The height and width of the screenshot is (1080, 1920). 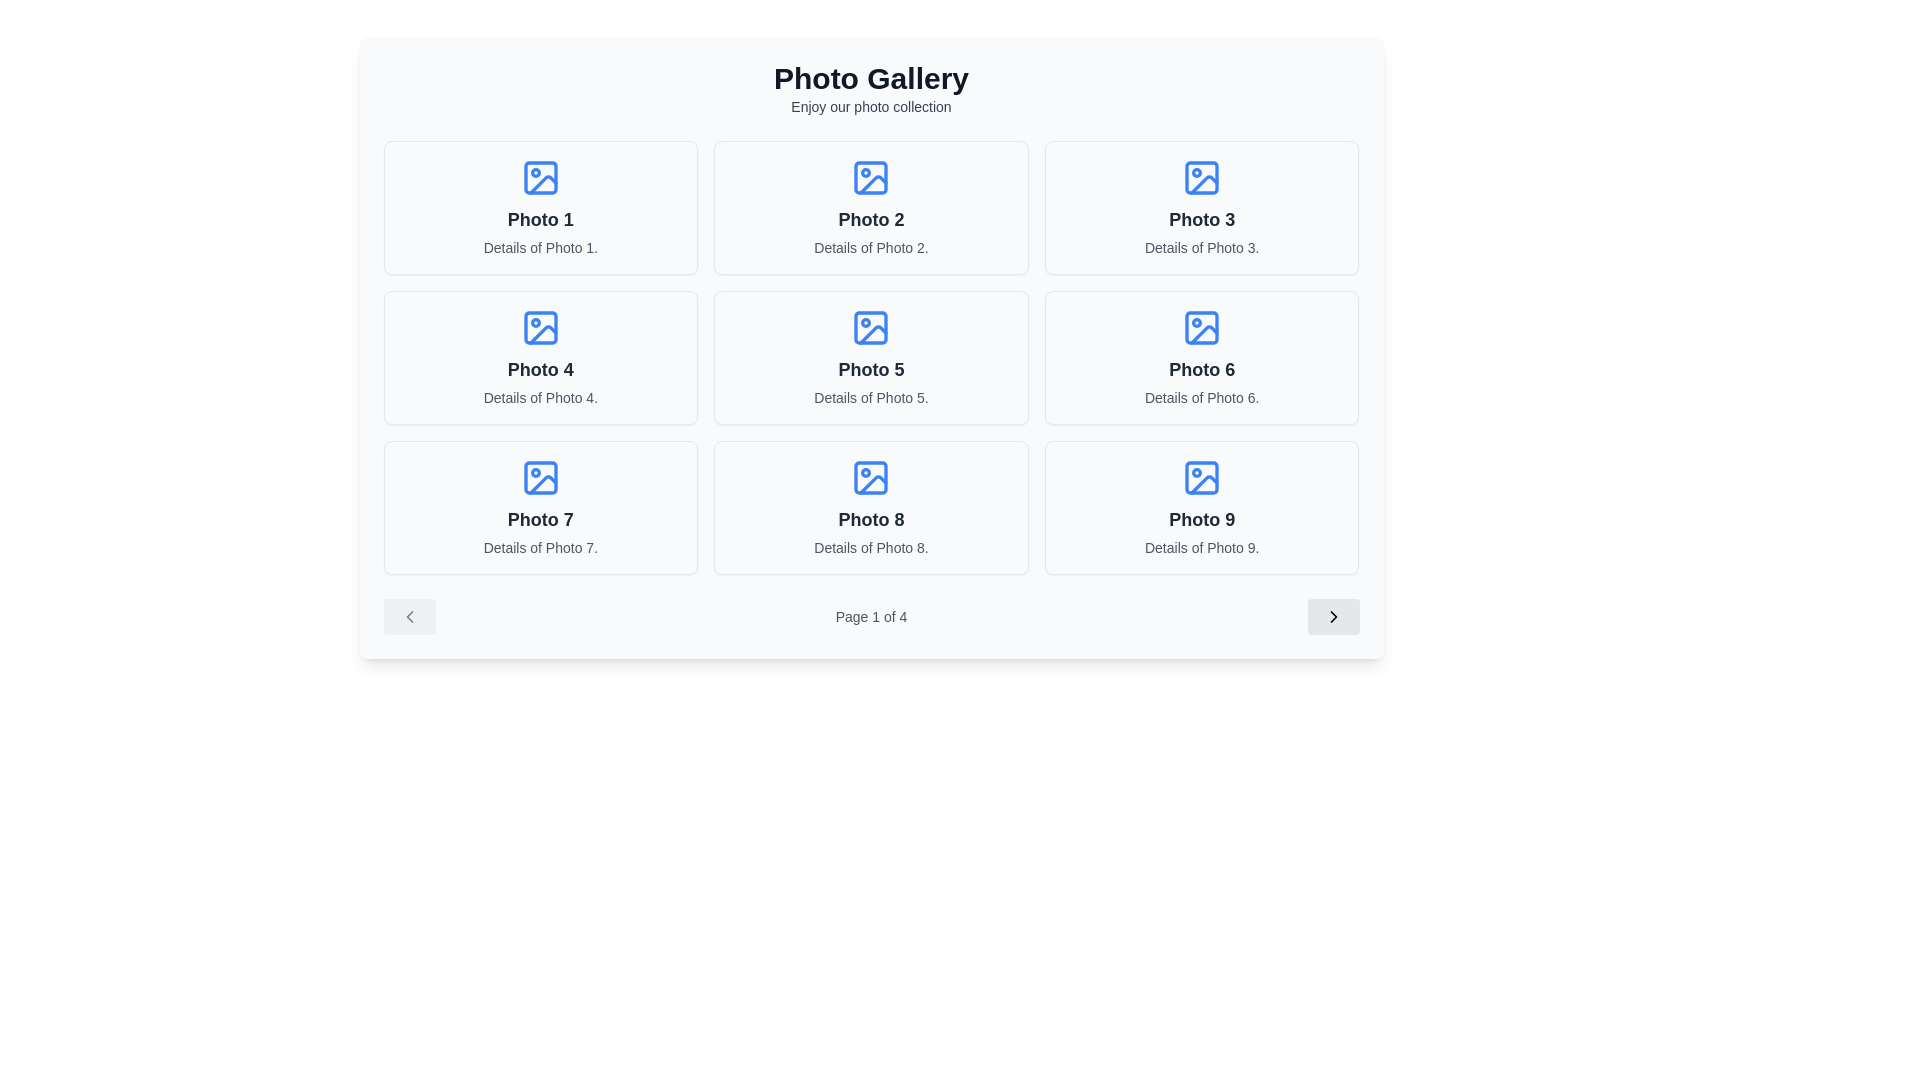 What do you see at coordinates (871, 507) in the screenshot?
I see `the Card element representing 'Photo 8' in the grid layout, located in the bottom-center position of the grid` at bounding box center [871, 507].